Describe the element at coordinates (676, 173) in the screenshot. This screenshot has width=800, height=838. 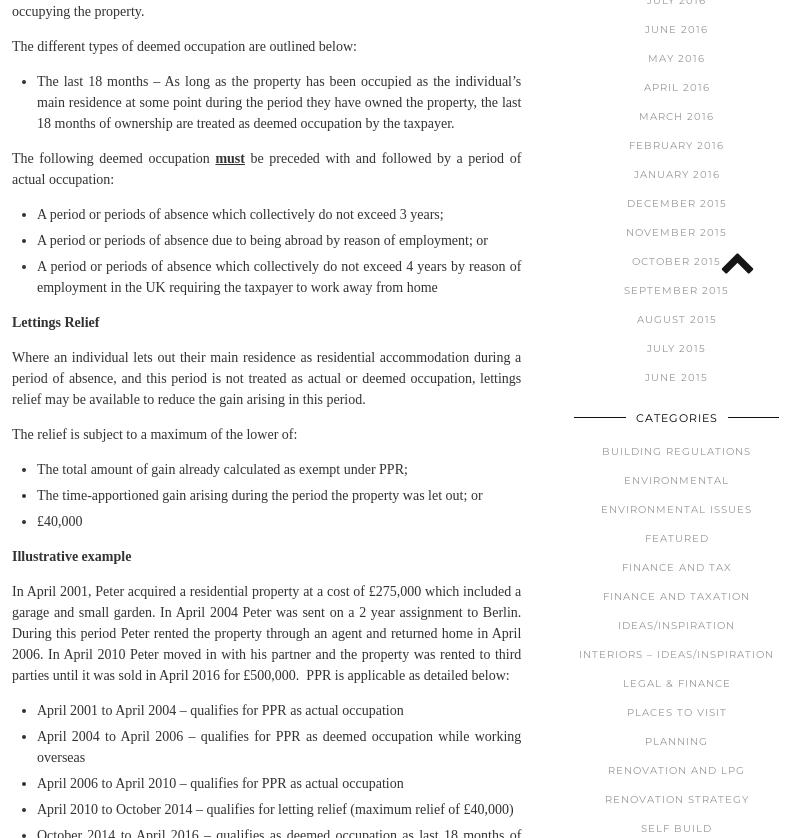
I see `'January 2016'` at that location.